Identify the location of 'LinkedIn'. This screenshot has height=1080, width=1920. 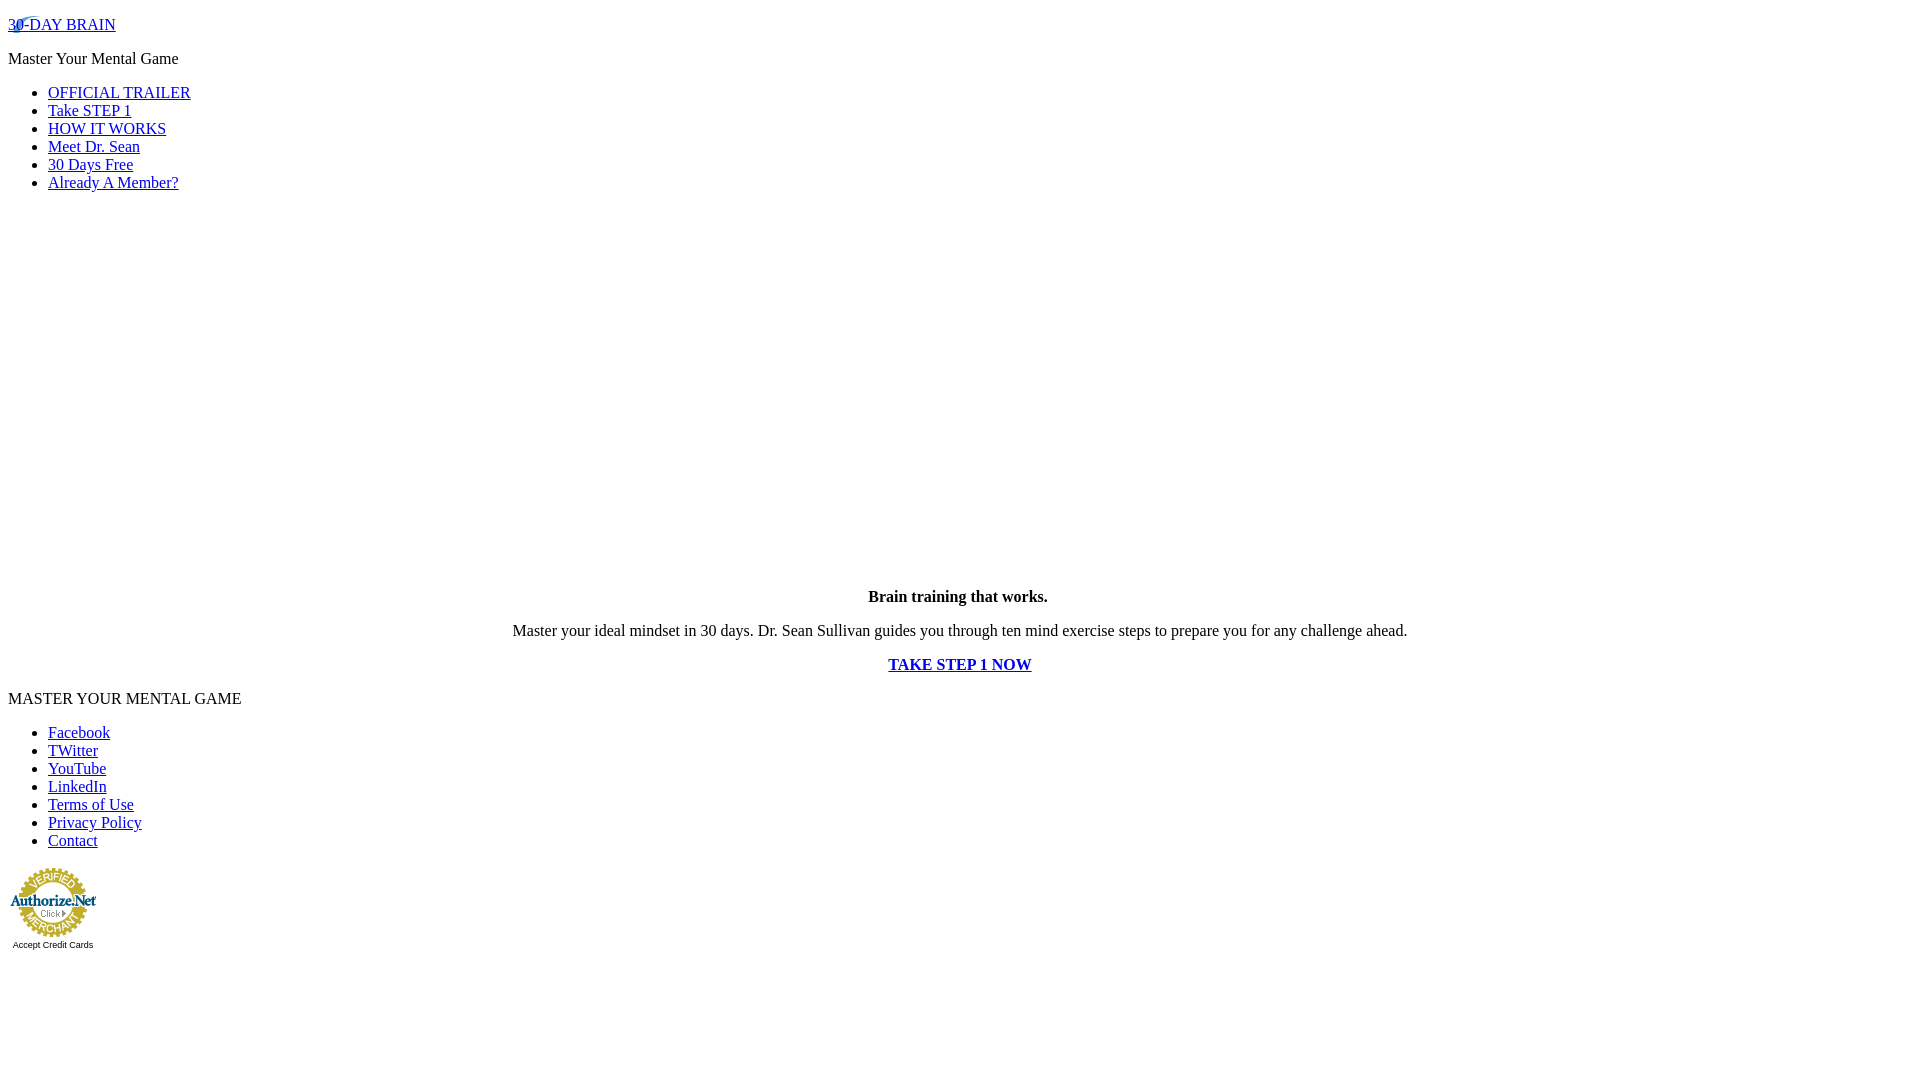
(77, 785).